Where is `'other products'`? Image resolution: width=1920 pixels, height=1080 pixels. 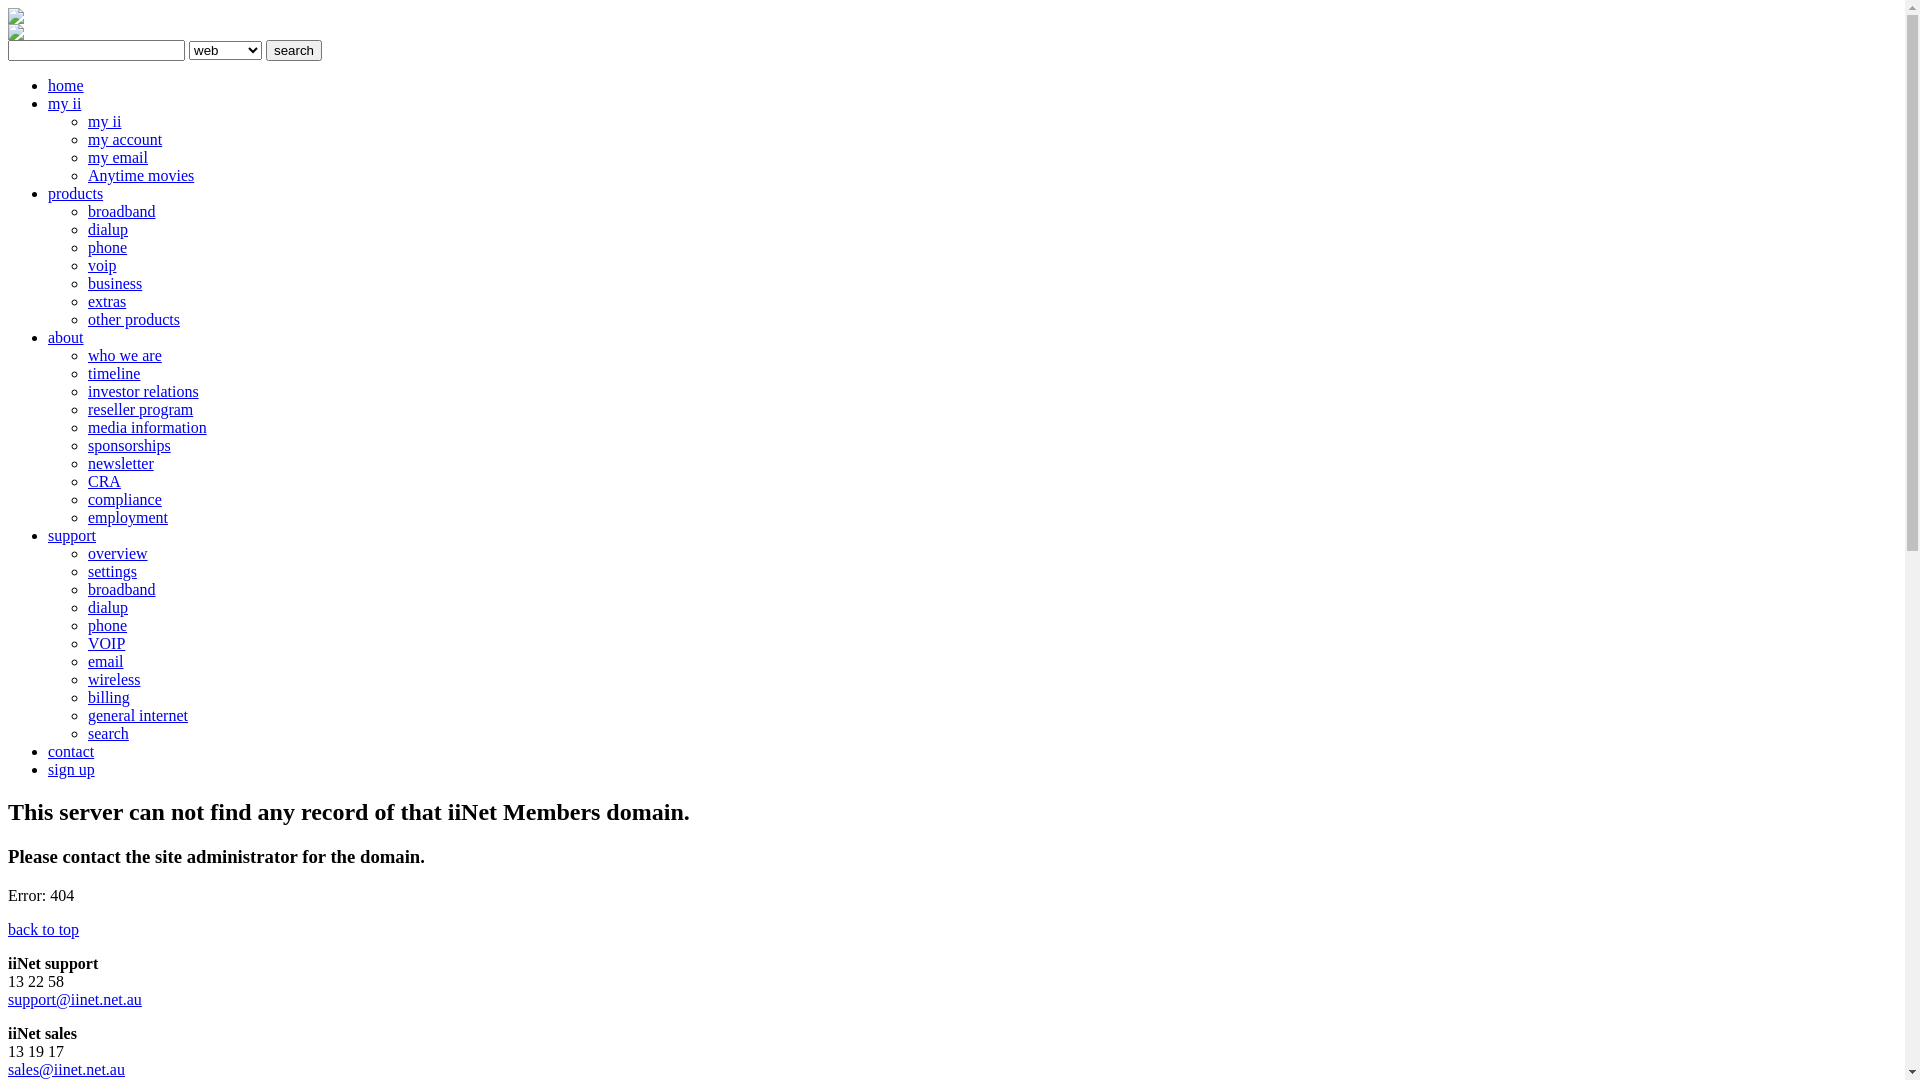 'other products' is located at coordinates (133, 318).